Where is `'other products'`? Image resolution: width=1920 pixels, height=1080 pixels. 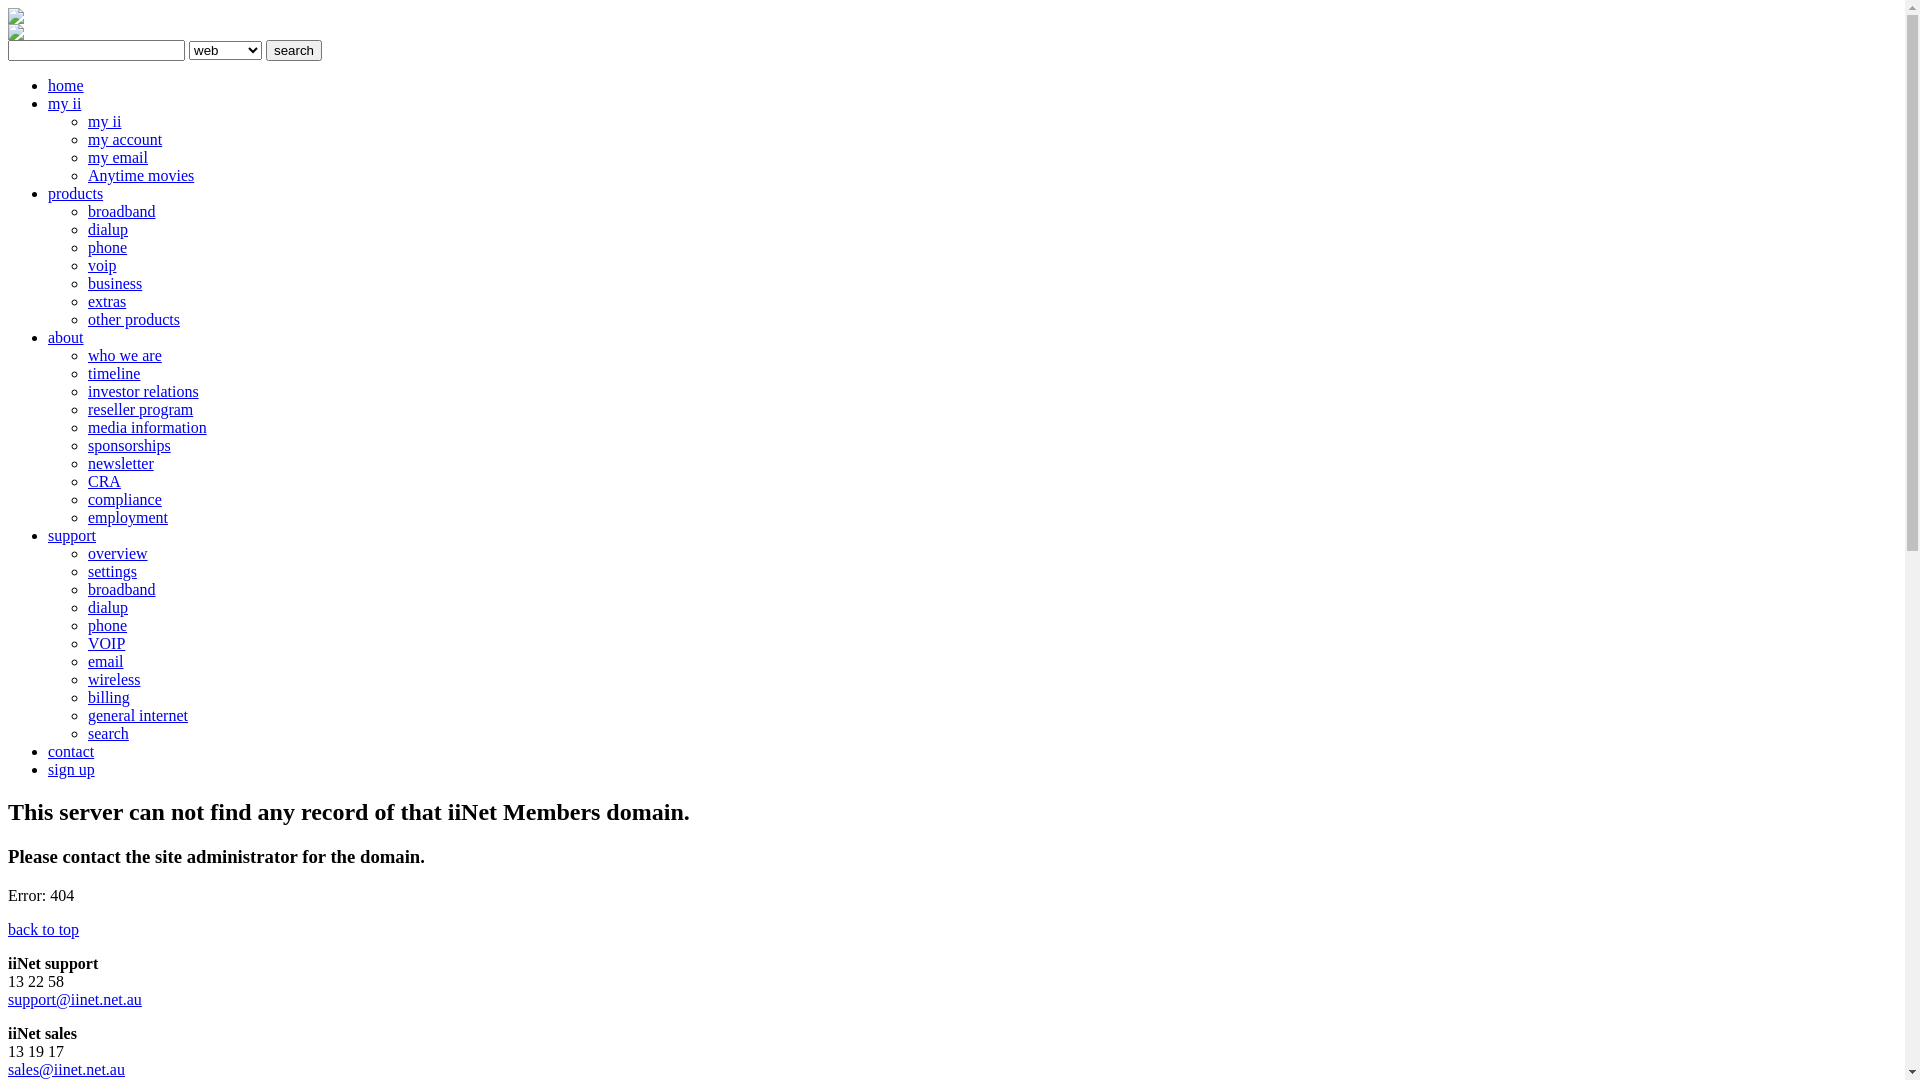 'other products' is located at coordinates (133, 318).